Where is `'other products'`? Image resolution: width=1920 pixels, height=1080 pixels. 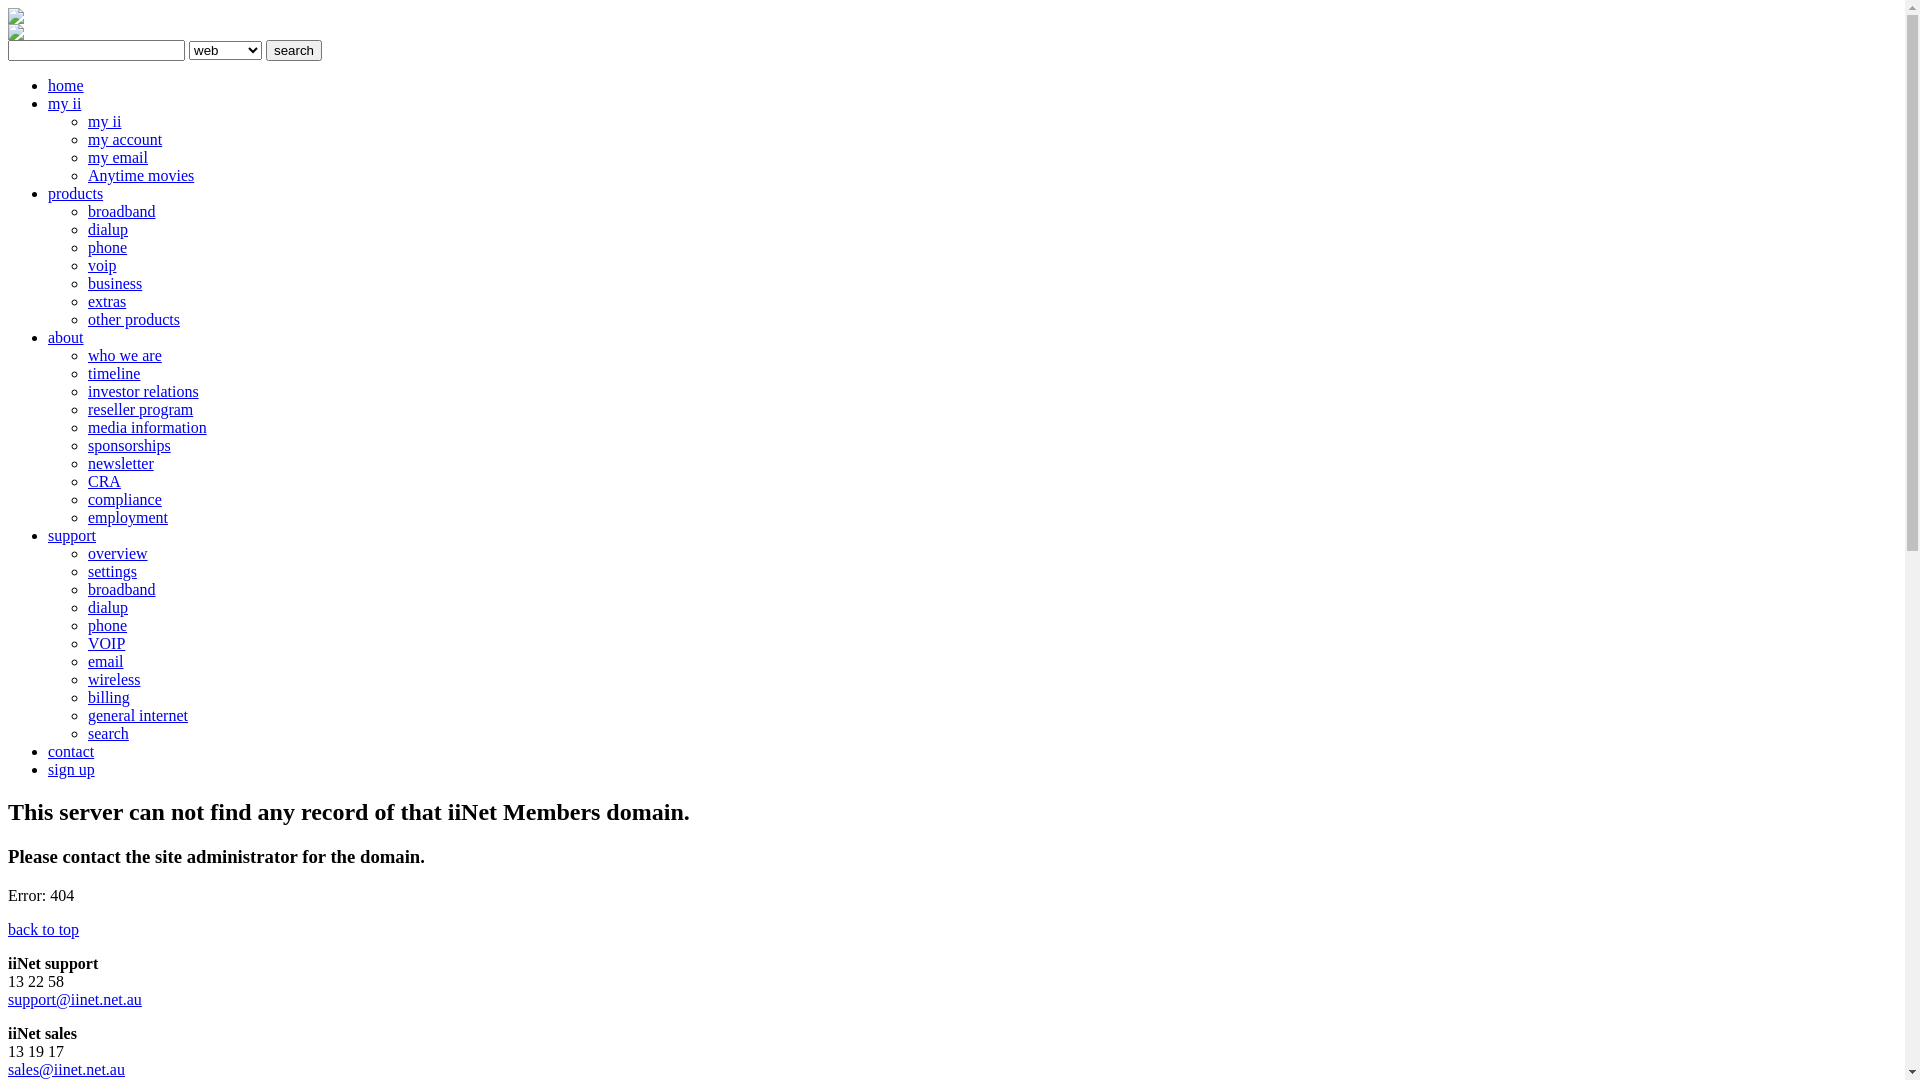 'other products' is located at coordinates (133, 318).